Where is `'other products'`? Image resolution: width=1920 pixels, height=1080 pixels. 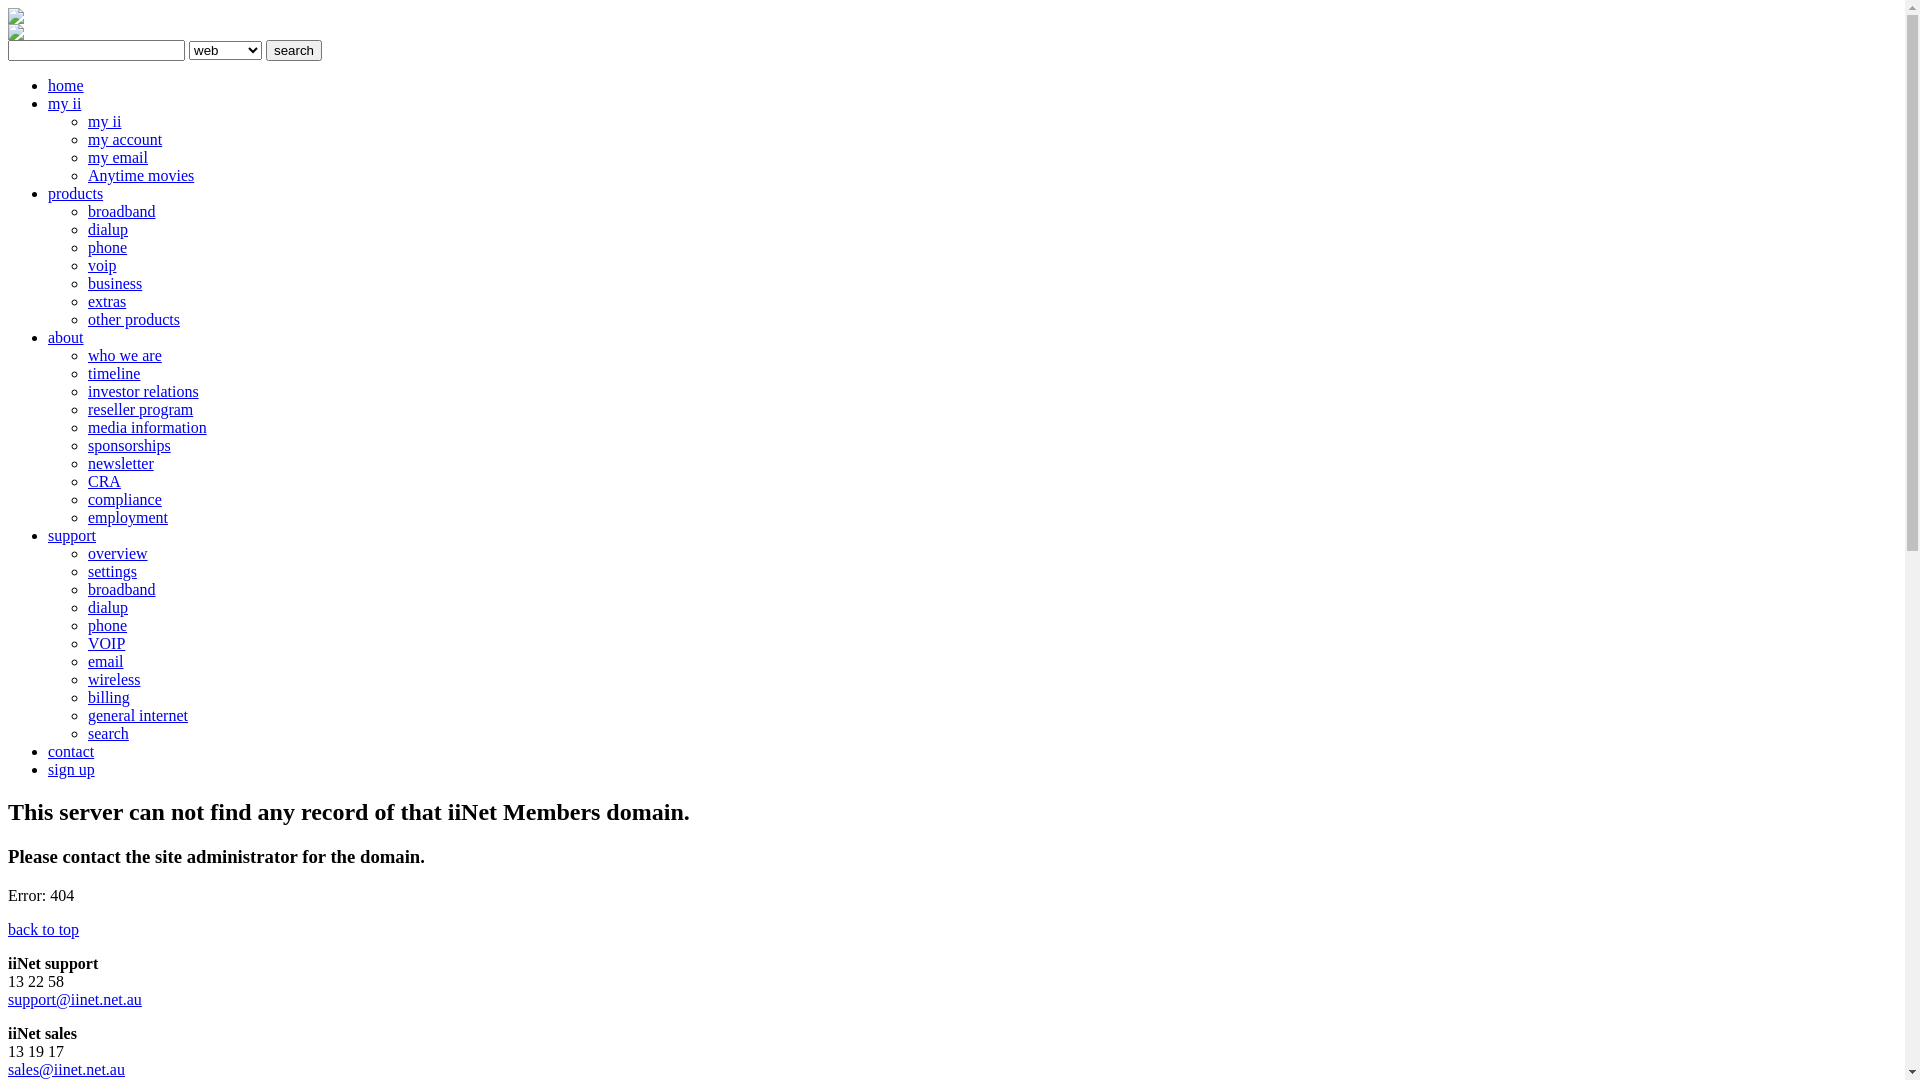 'other products' is located at coordinates (133, 318).